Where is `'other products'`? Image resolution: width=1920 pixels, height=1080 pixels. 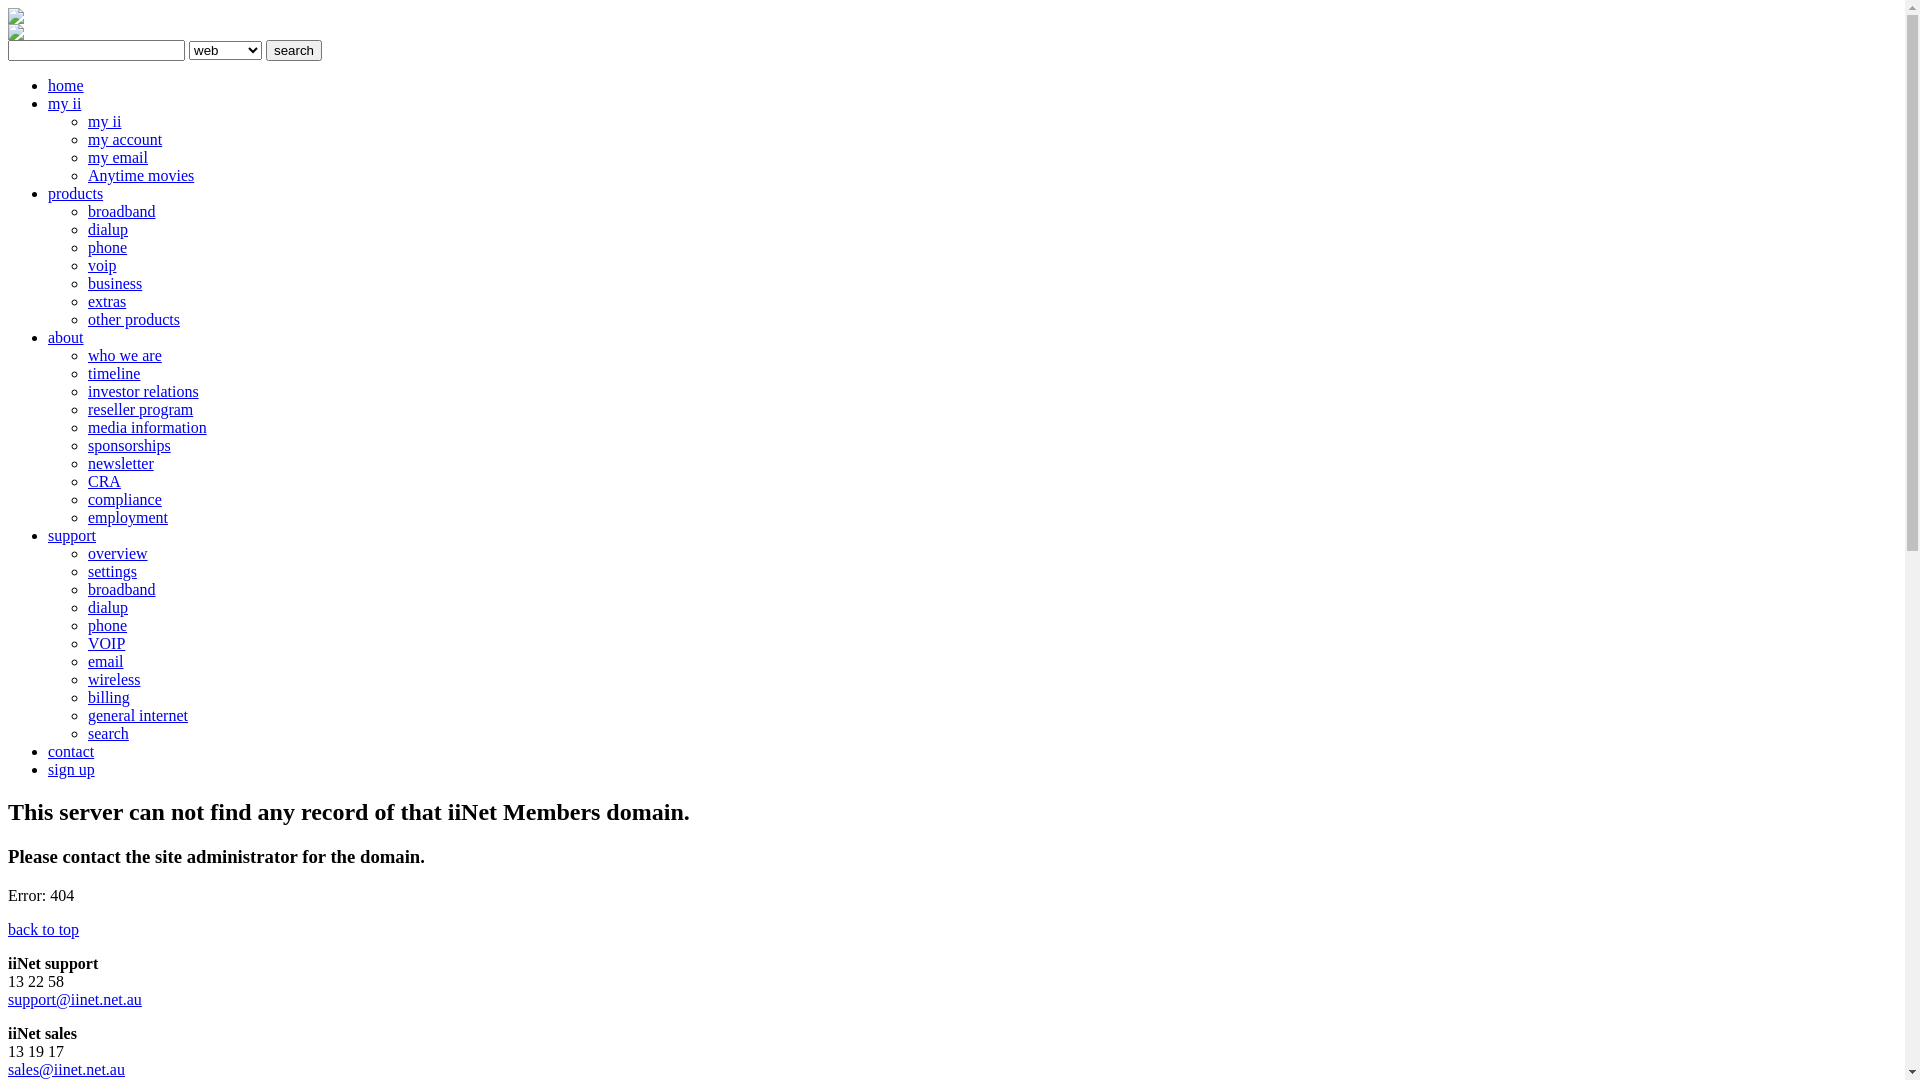 'other products' is located at coordinates (133, 318).